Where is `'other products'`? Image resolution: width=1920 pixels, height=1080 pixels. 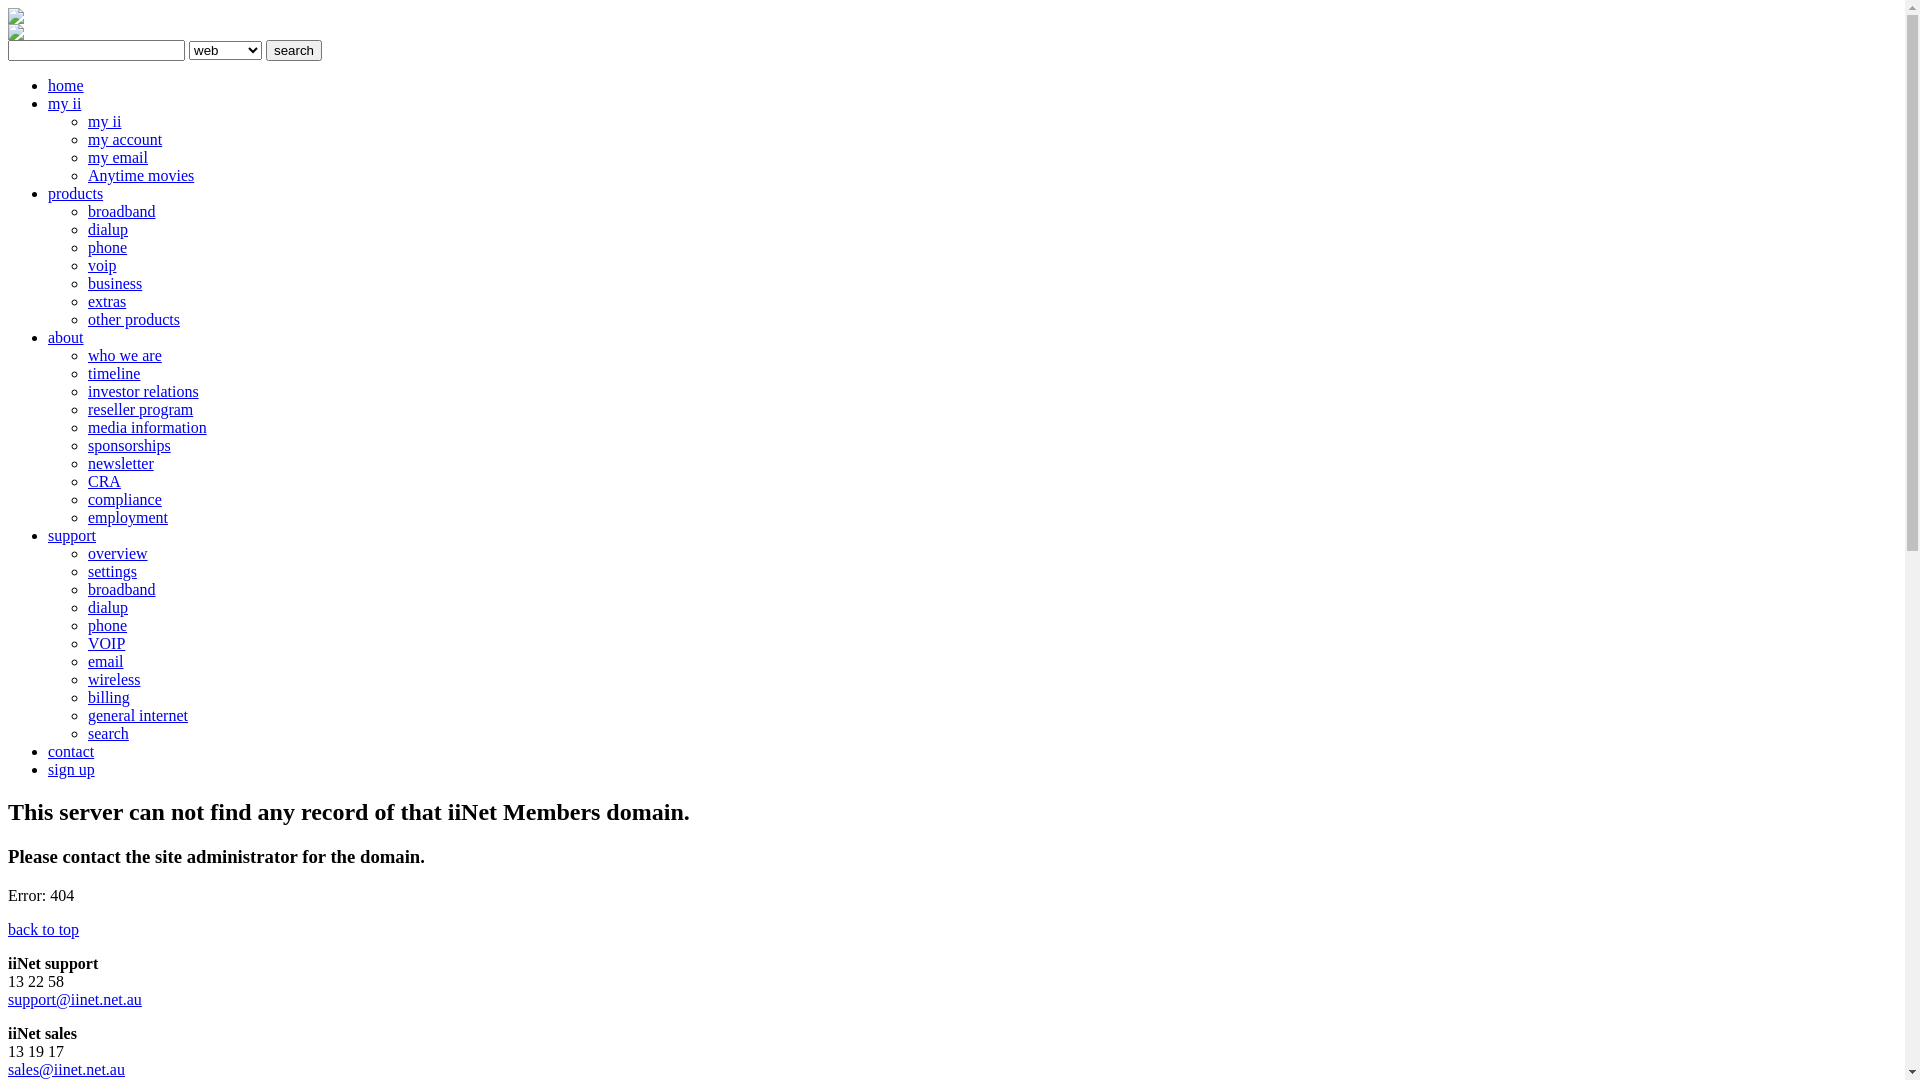 'other products' is located at coordinates (133, 318).